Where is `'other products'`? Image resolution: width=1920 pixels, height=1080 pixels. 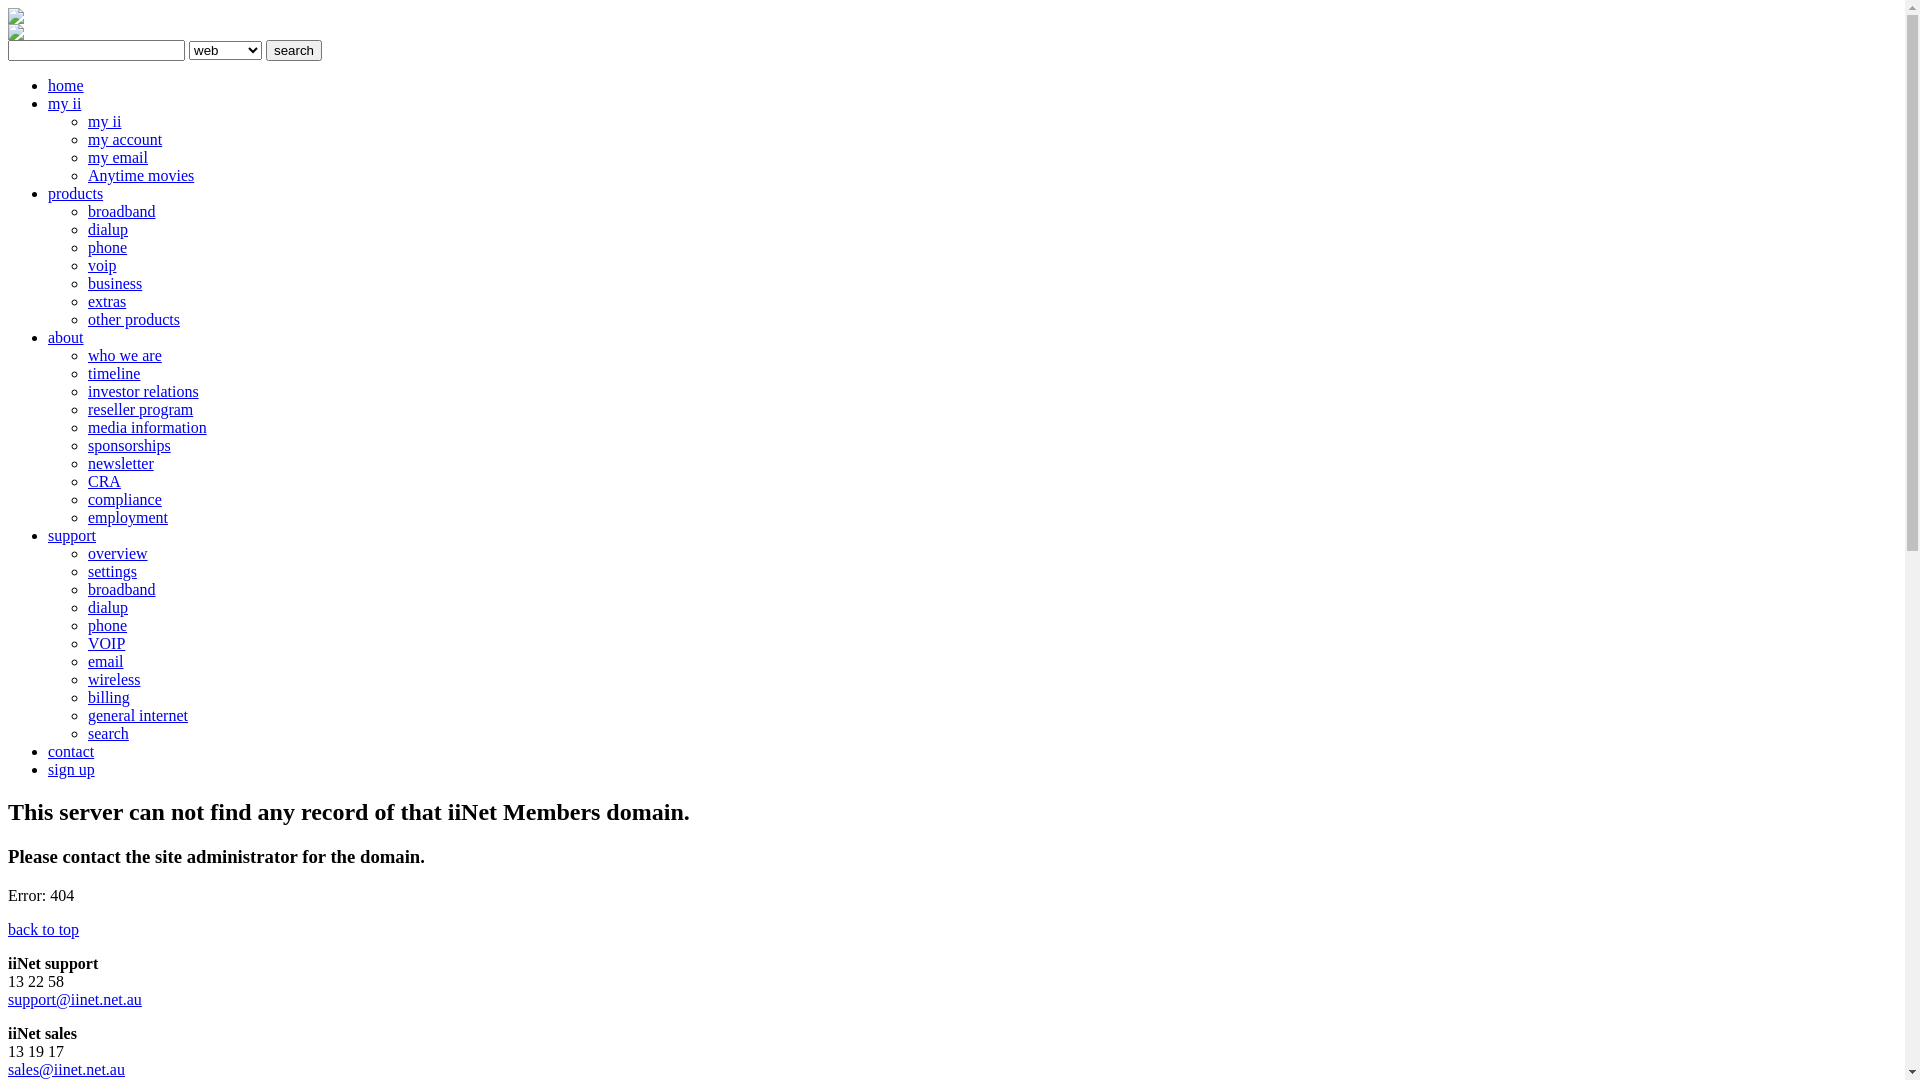 'other products' is located at coordinates (133, 318).